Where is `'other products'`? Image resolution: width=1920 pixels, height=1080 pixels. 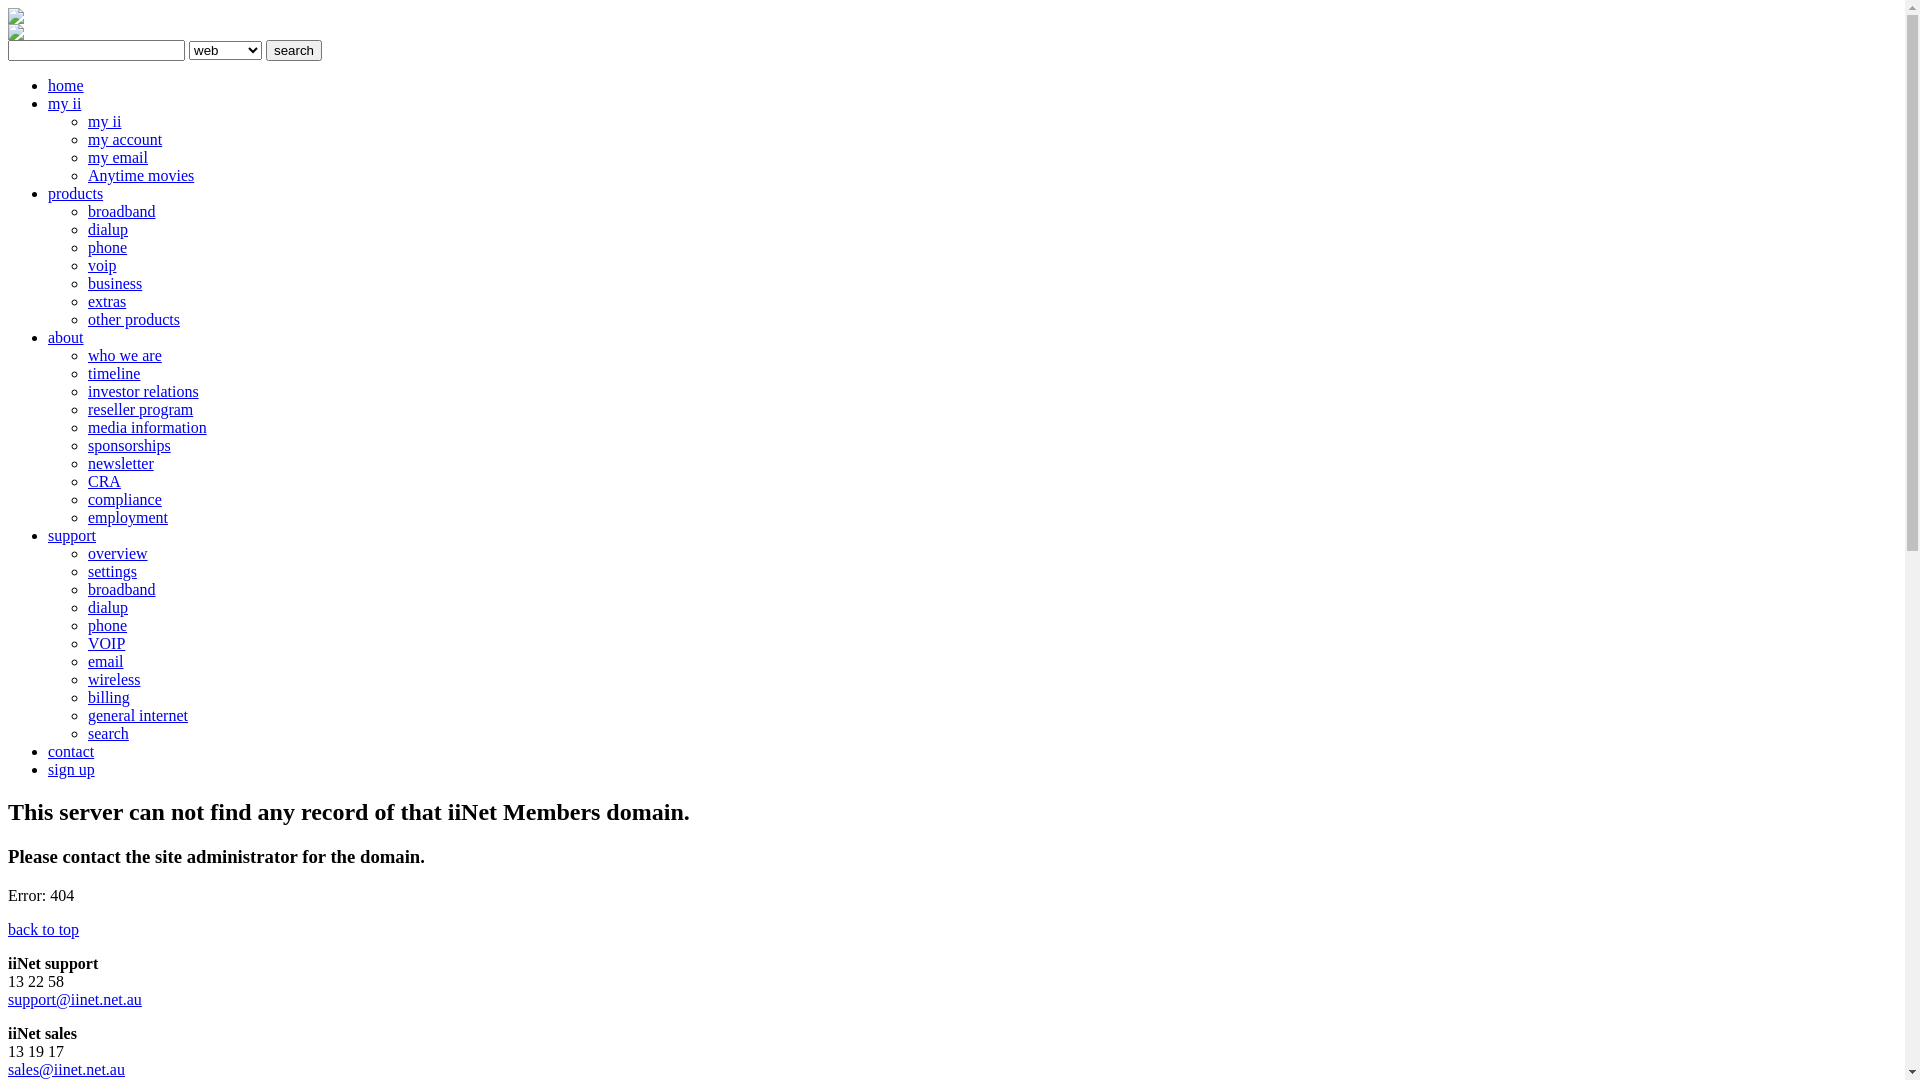 'other products' is located at coordinates (133, 318).